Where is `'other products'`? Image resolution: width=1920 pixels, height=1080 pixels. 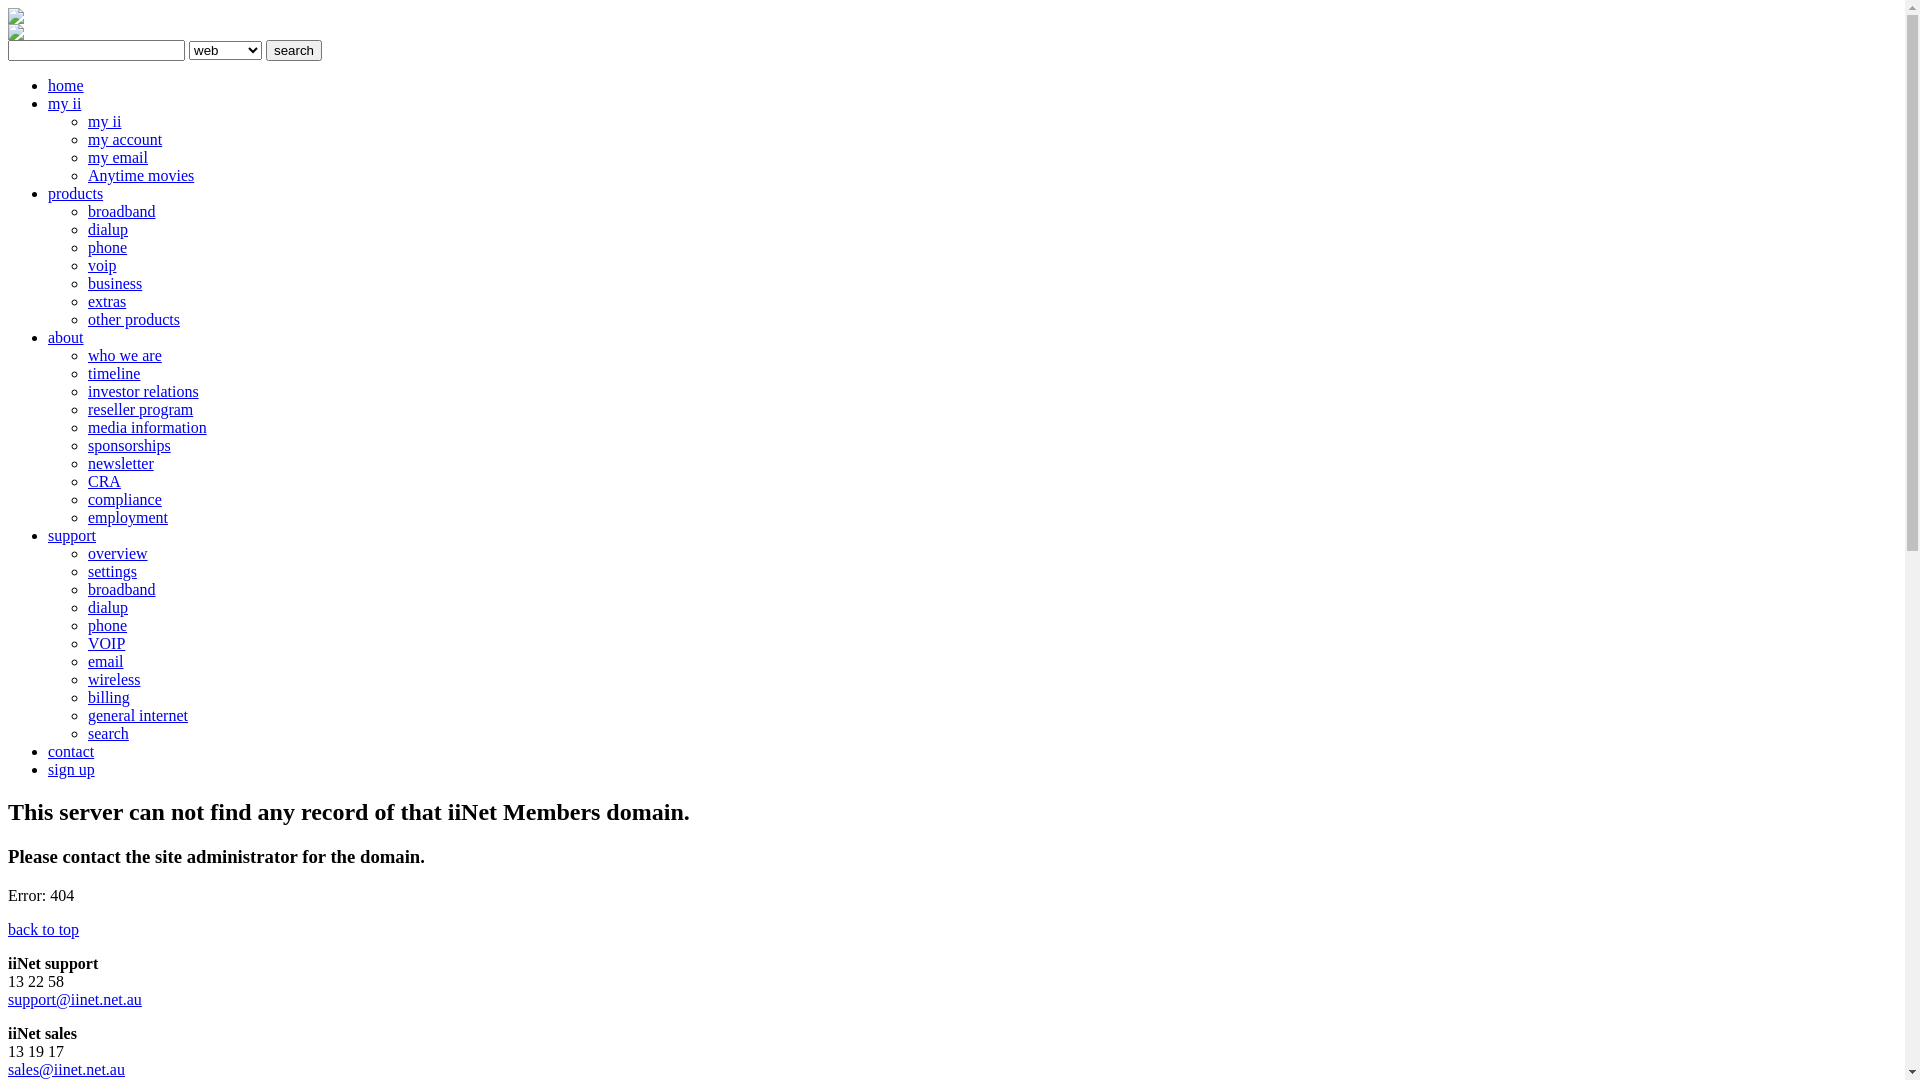 'other products' is located at coordinates (133, 318).